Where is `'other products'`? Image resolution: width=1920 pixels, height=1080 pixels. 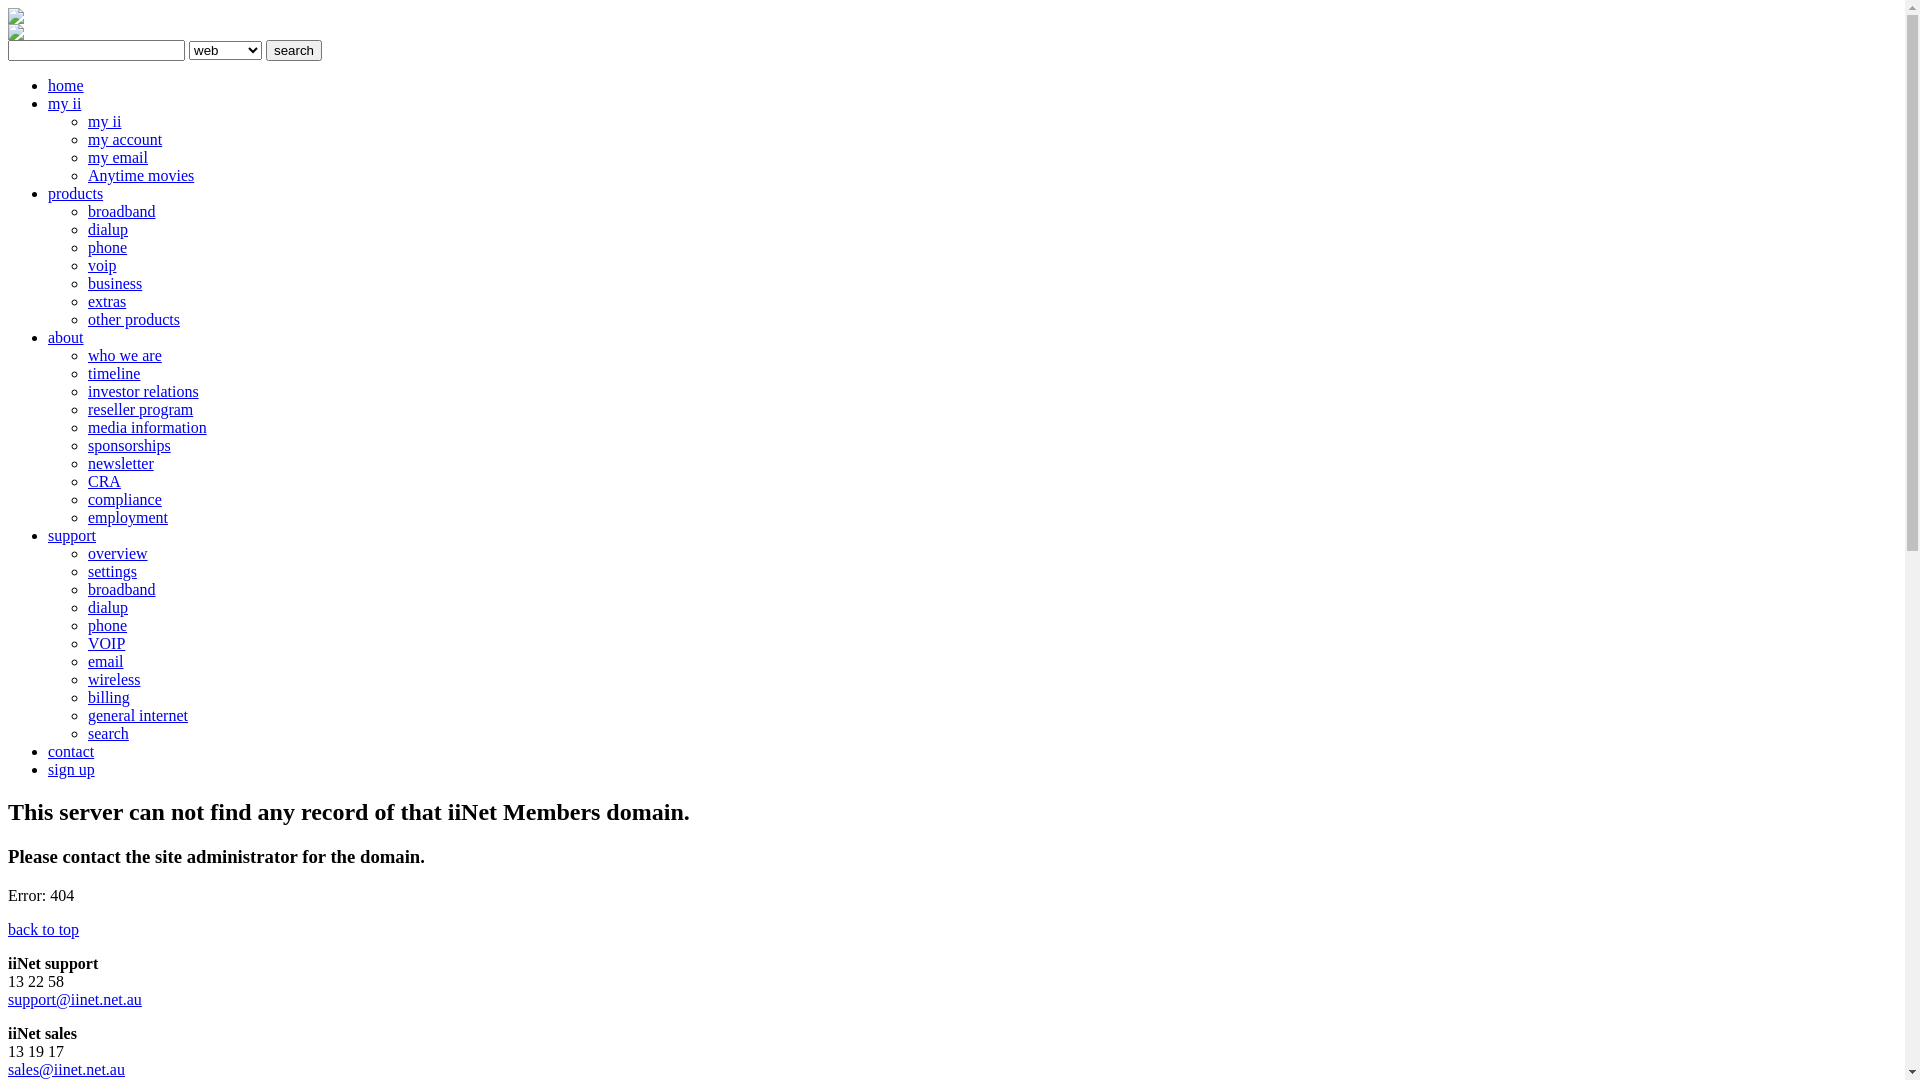 'other products' is located at coordinates (133, 318).